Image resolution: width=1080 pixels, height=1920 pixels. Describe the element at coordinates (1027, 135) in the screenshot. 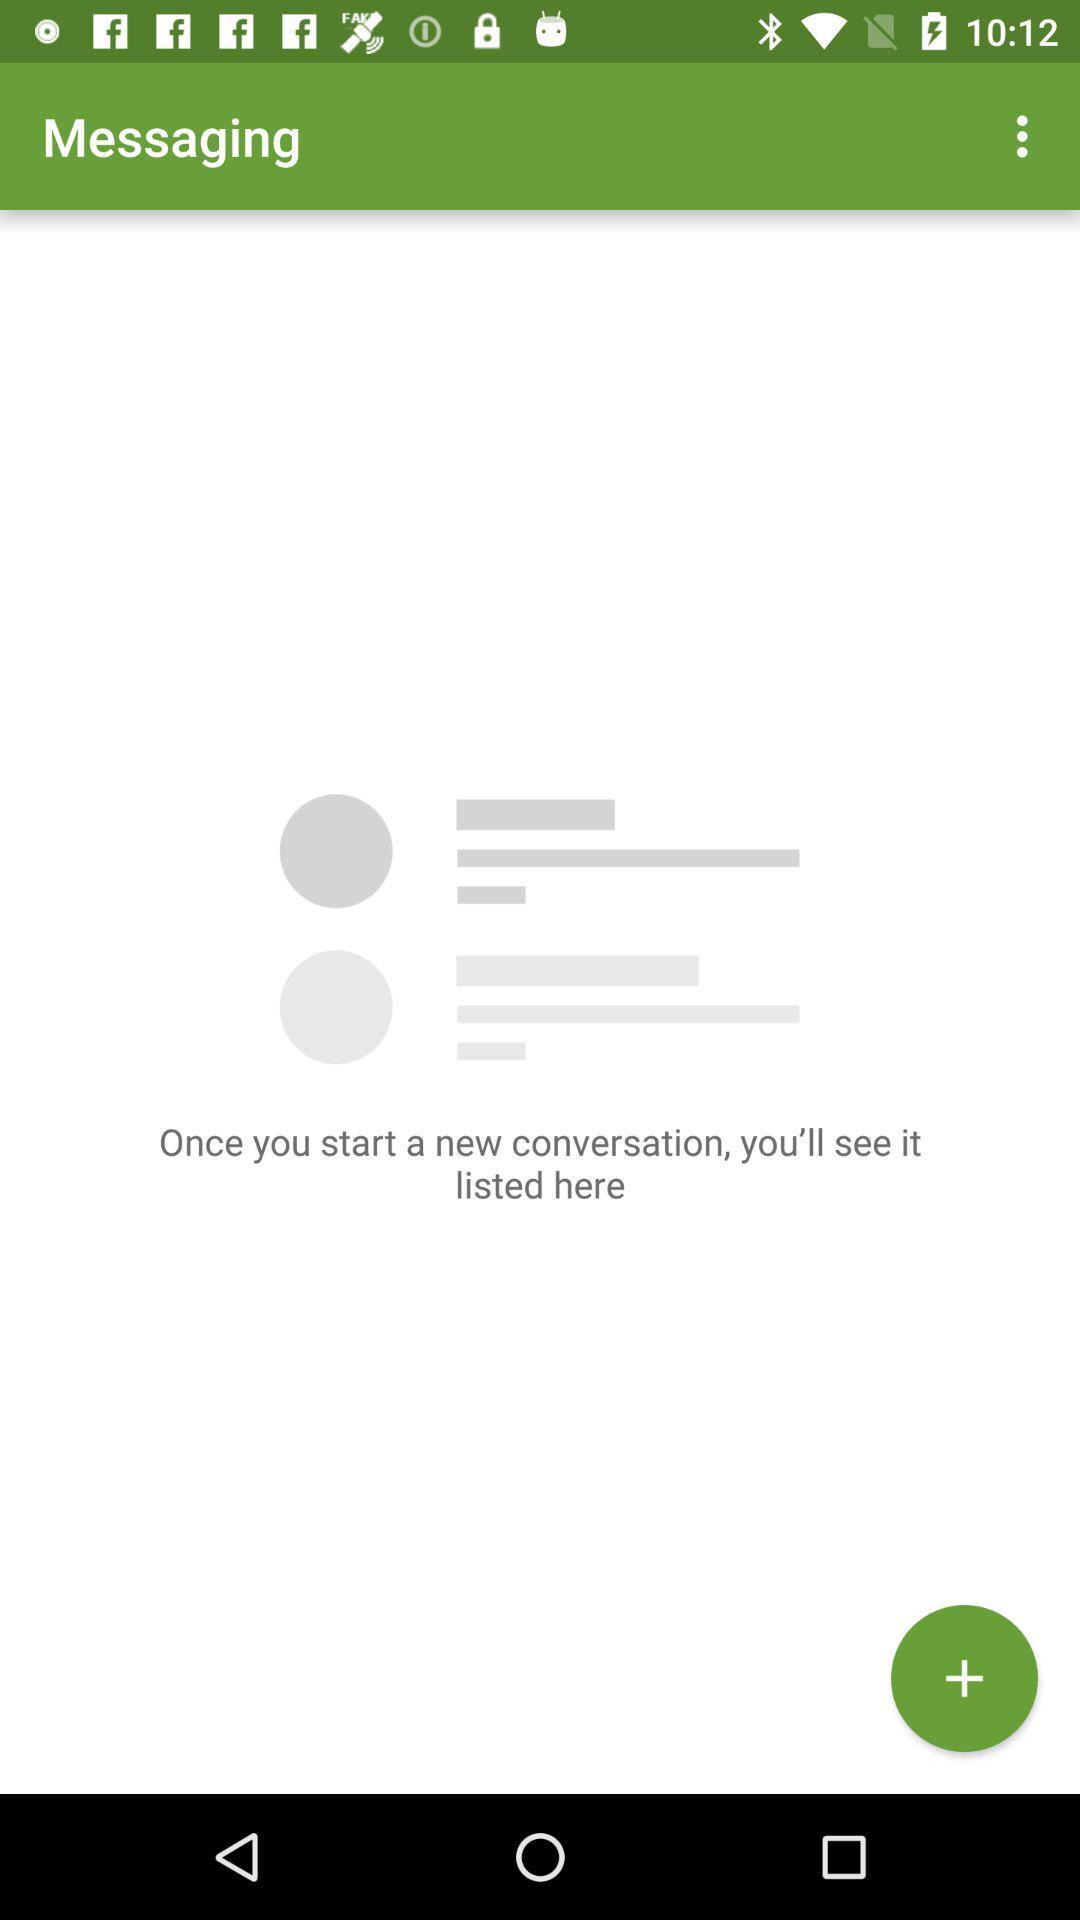

I see `the app to the right of messaging app` at that location.